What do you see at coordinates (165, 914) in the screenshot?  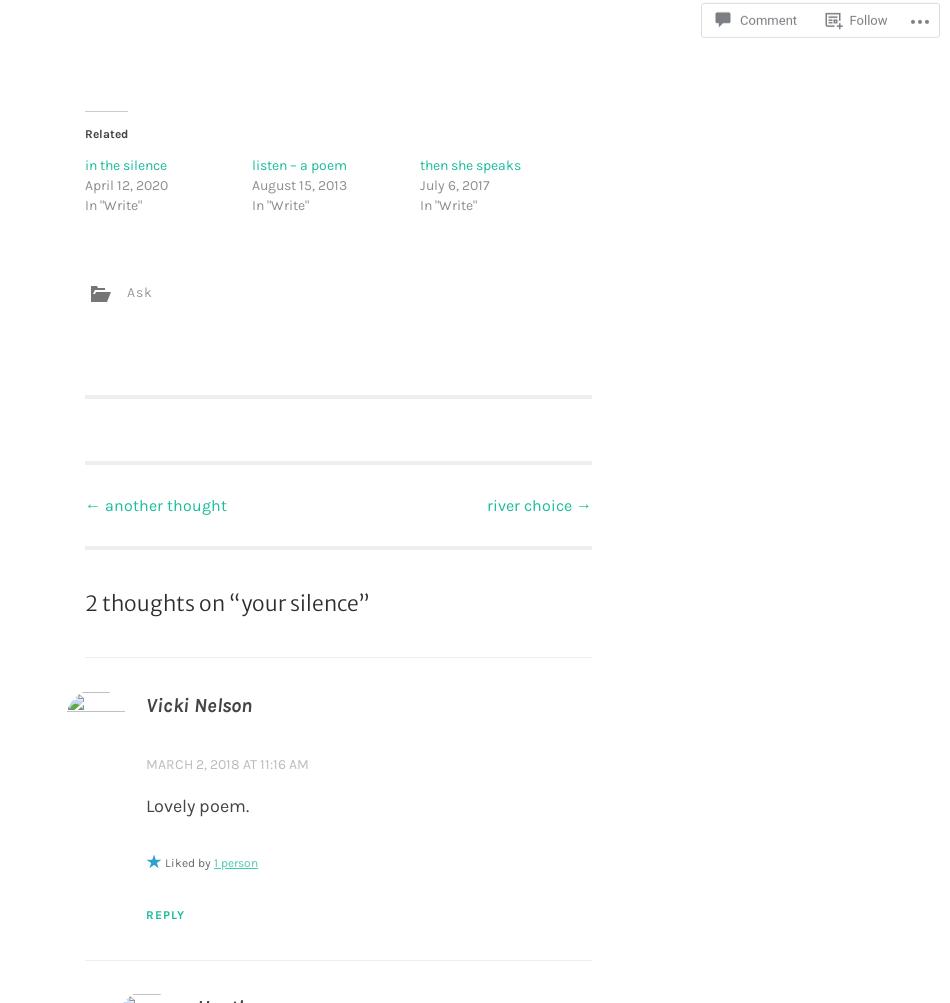 I see `'Reply'` at bounding box center [165, 914].